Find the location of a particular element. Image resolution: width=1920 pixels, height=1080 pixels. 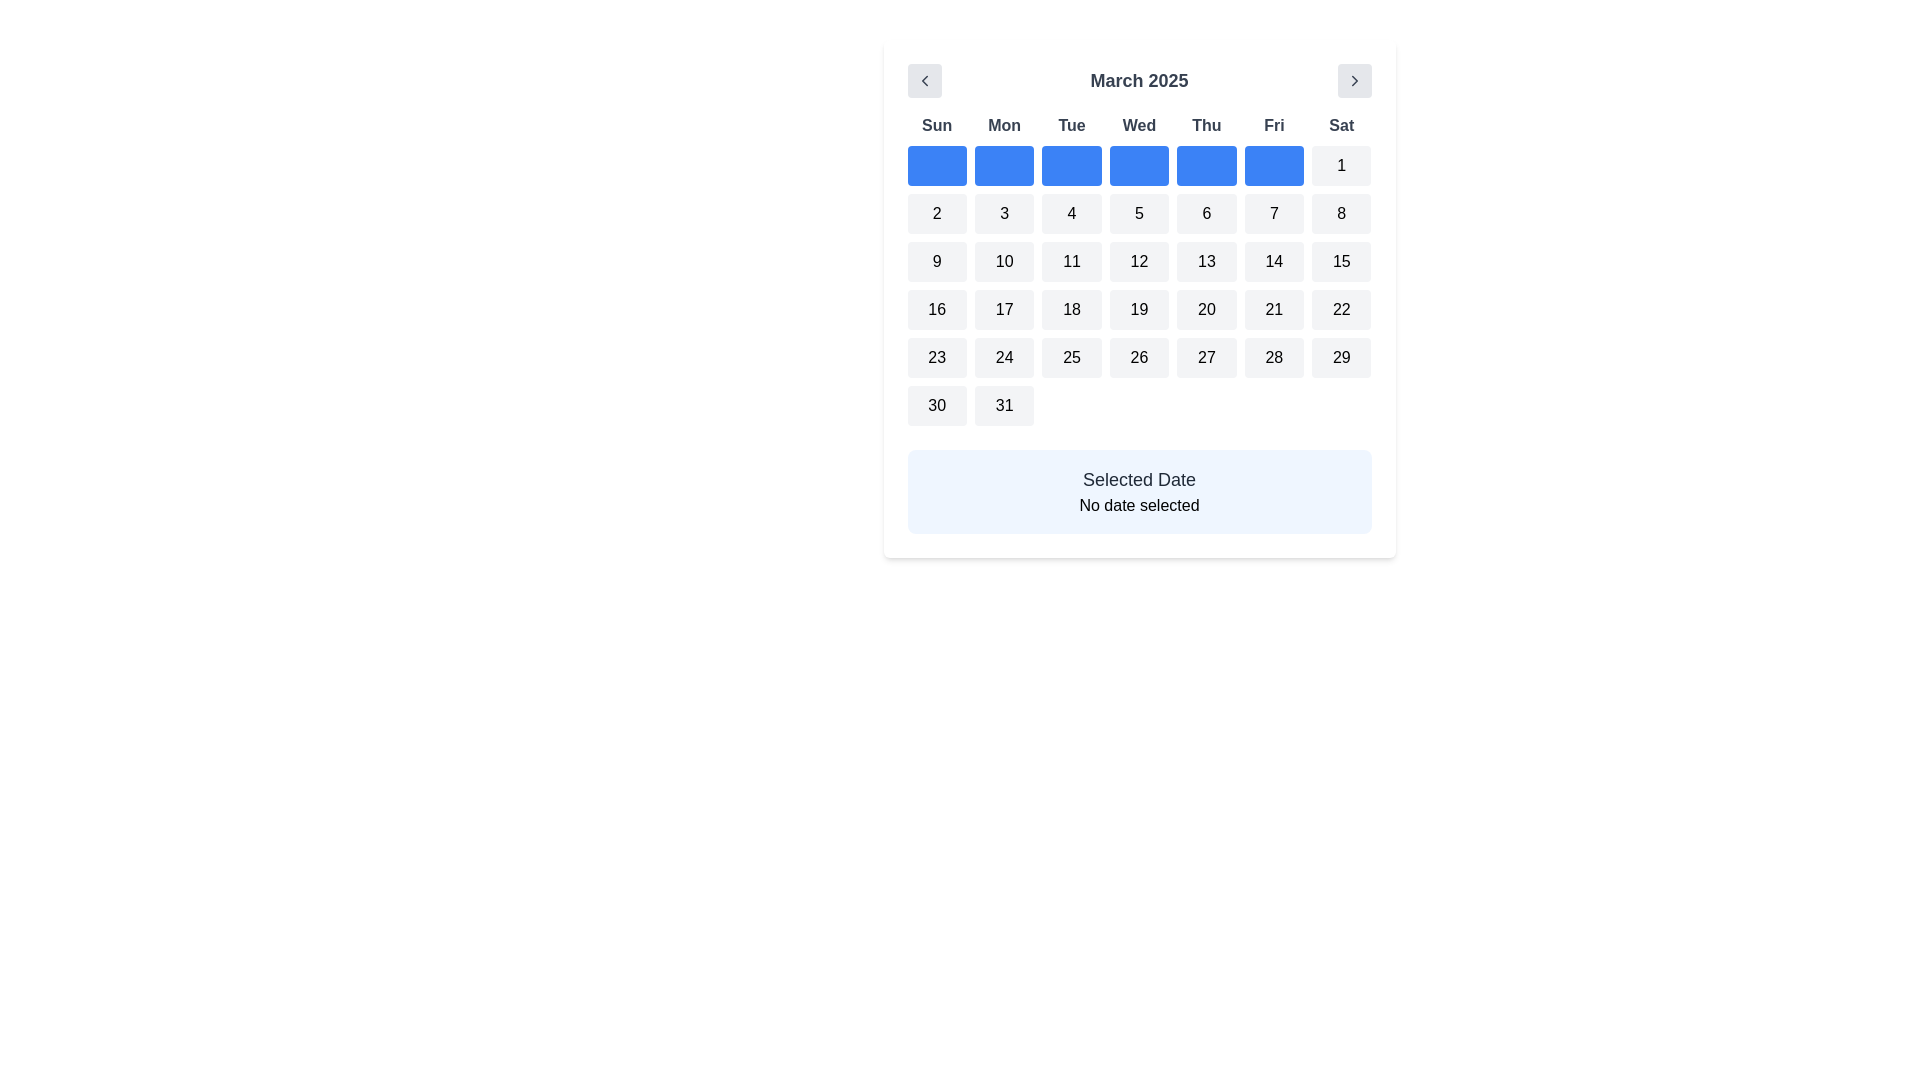

the static text label identifying 'Tuesday', which is the third item in the row of days of the week in the calendar view is located at coordinates (1071, 126).